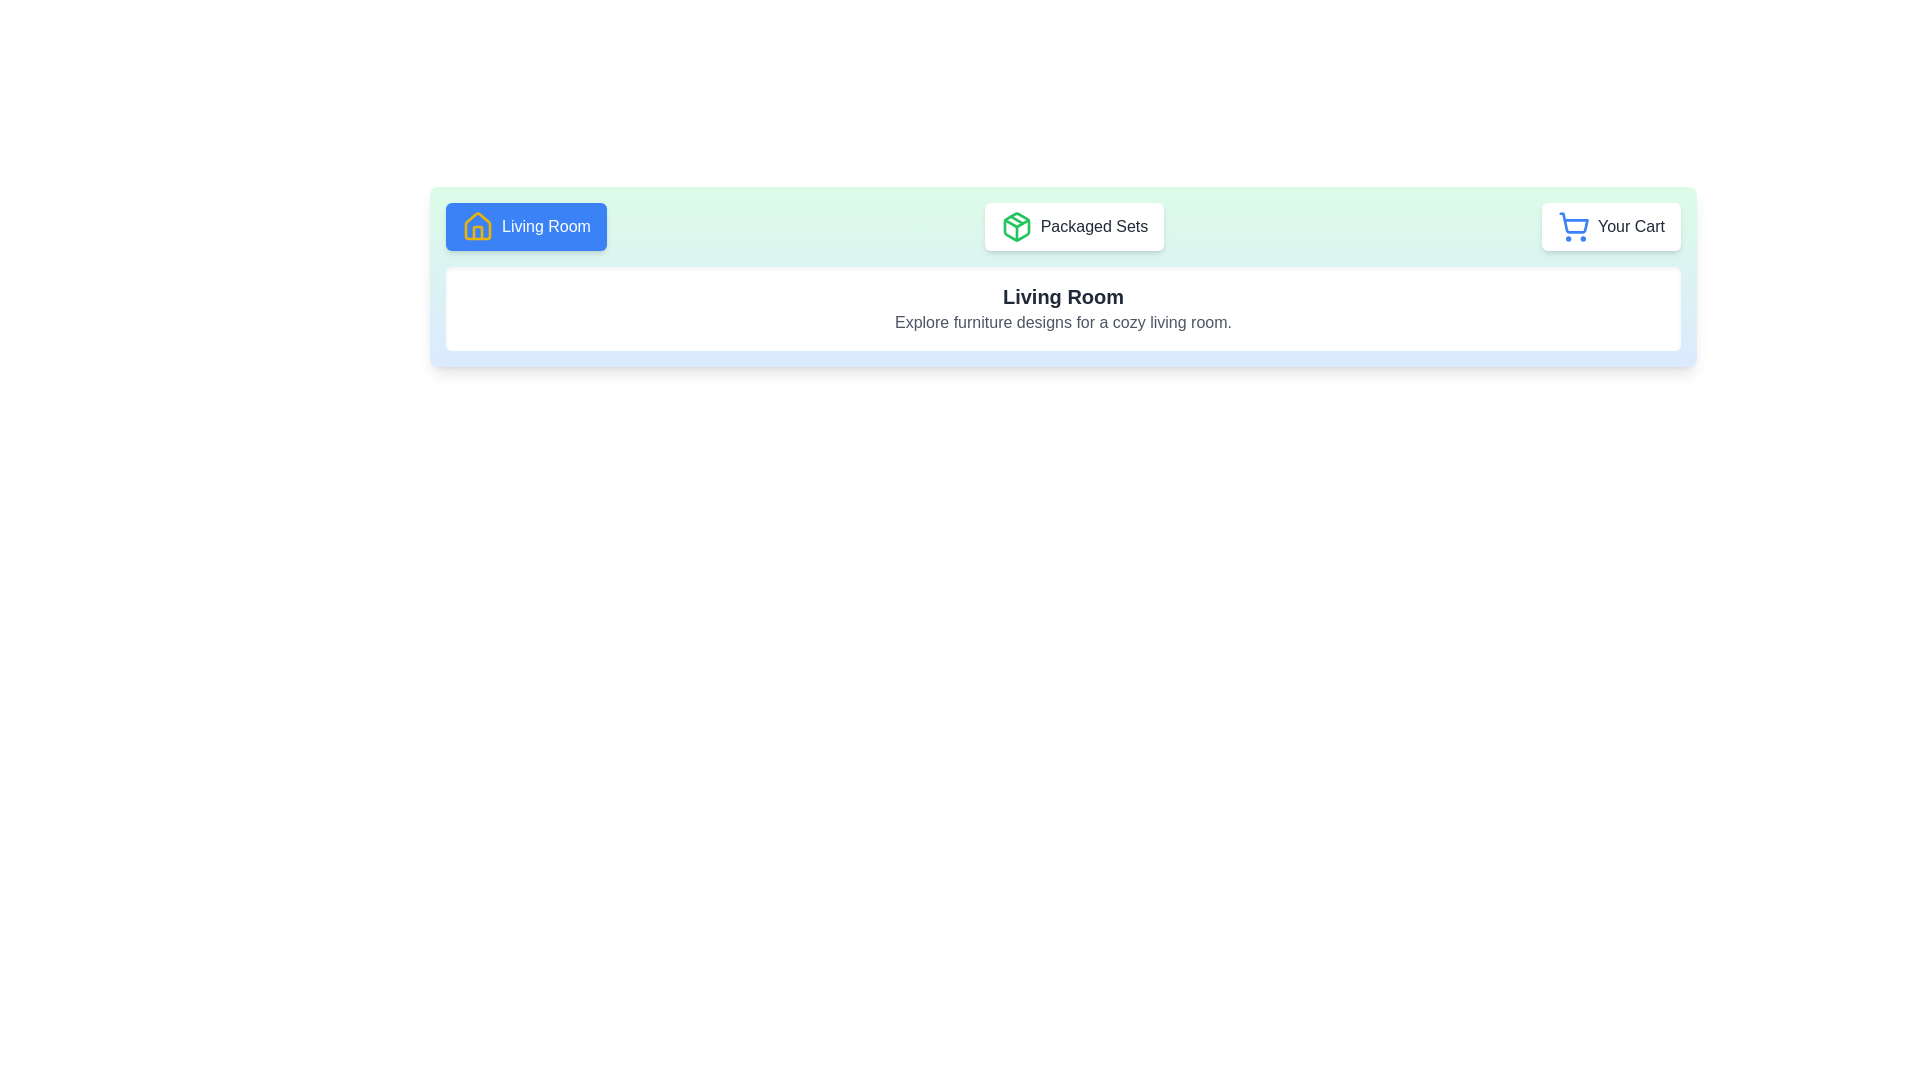 The image size is (1920, 1080). I want to click on the feature Your Cart by clicking the corresponding button, so click(1611, 226).